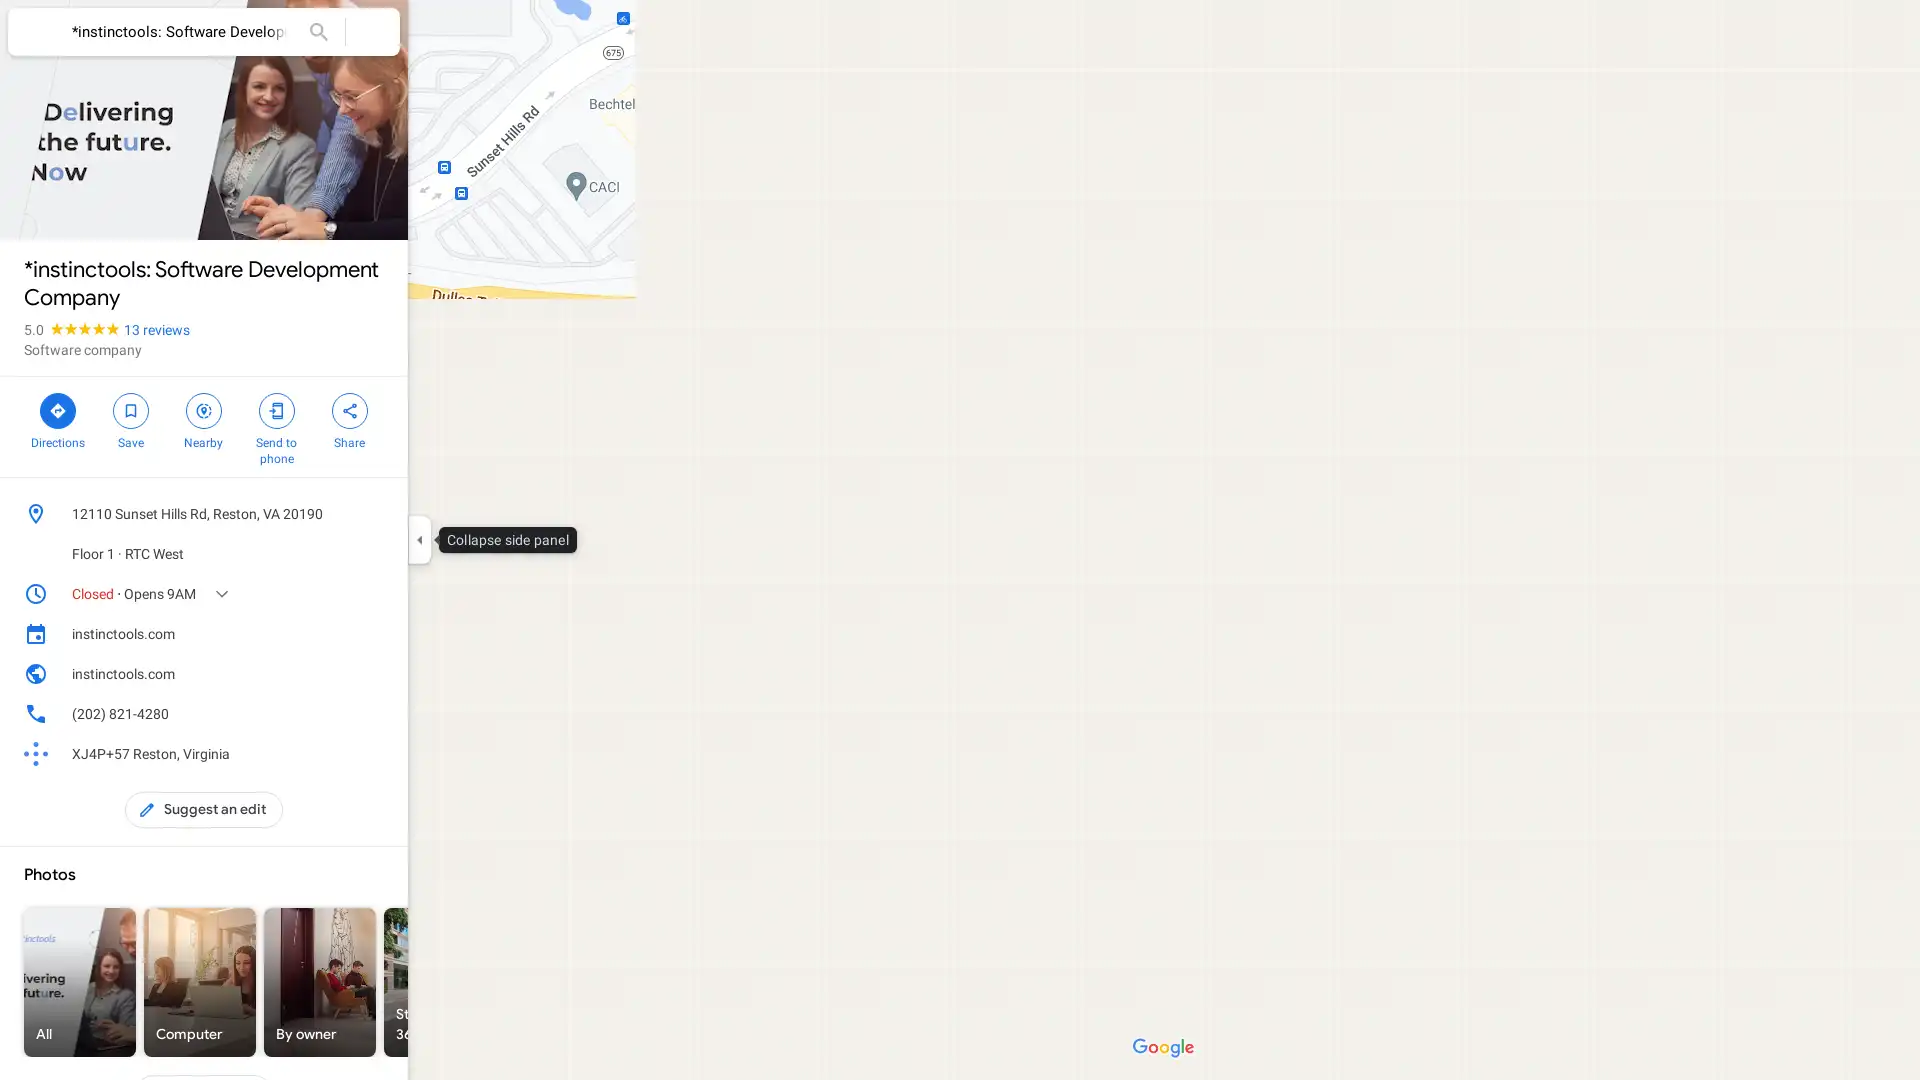 The width and height of the screenshot is (1920, 1080). What do you see at coordinates (418, 540) in the screenshot?
I see `Collapse side panel` at bounding box center [418, 540].